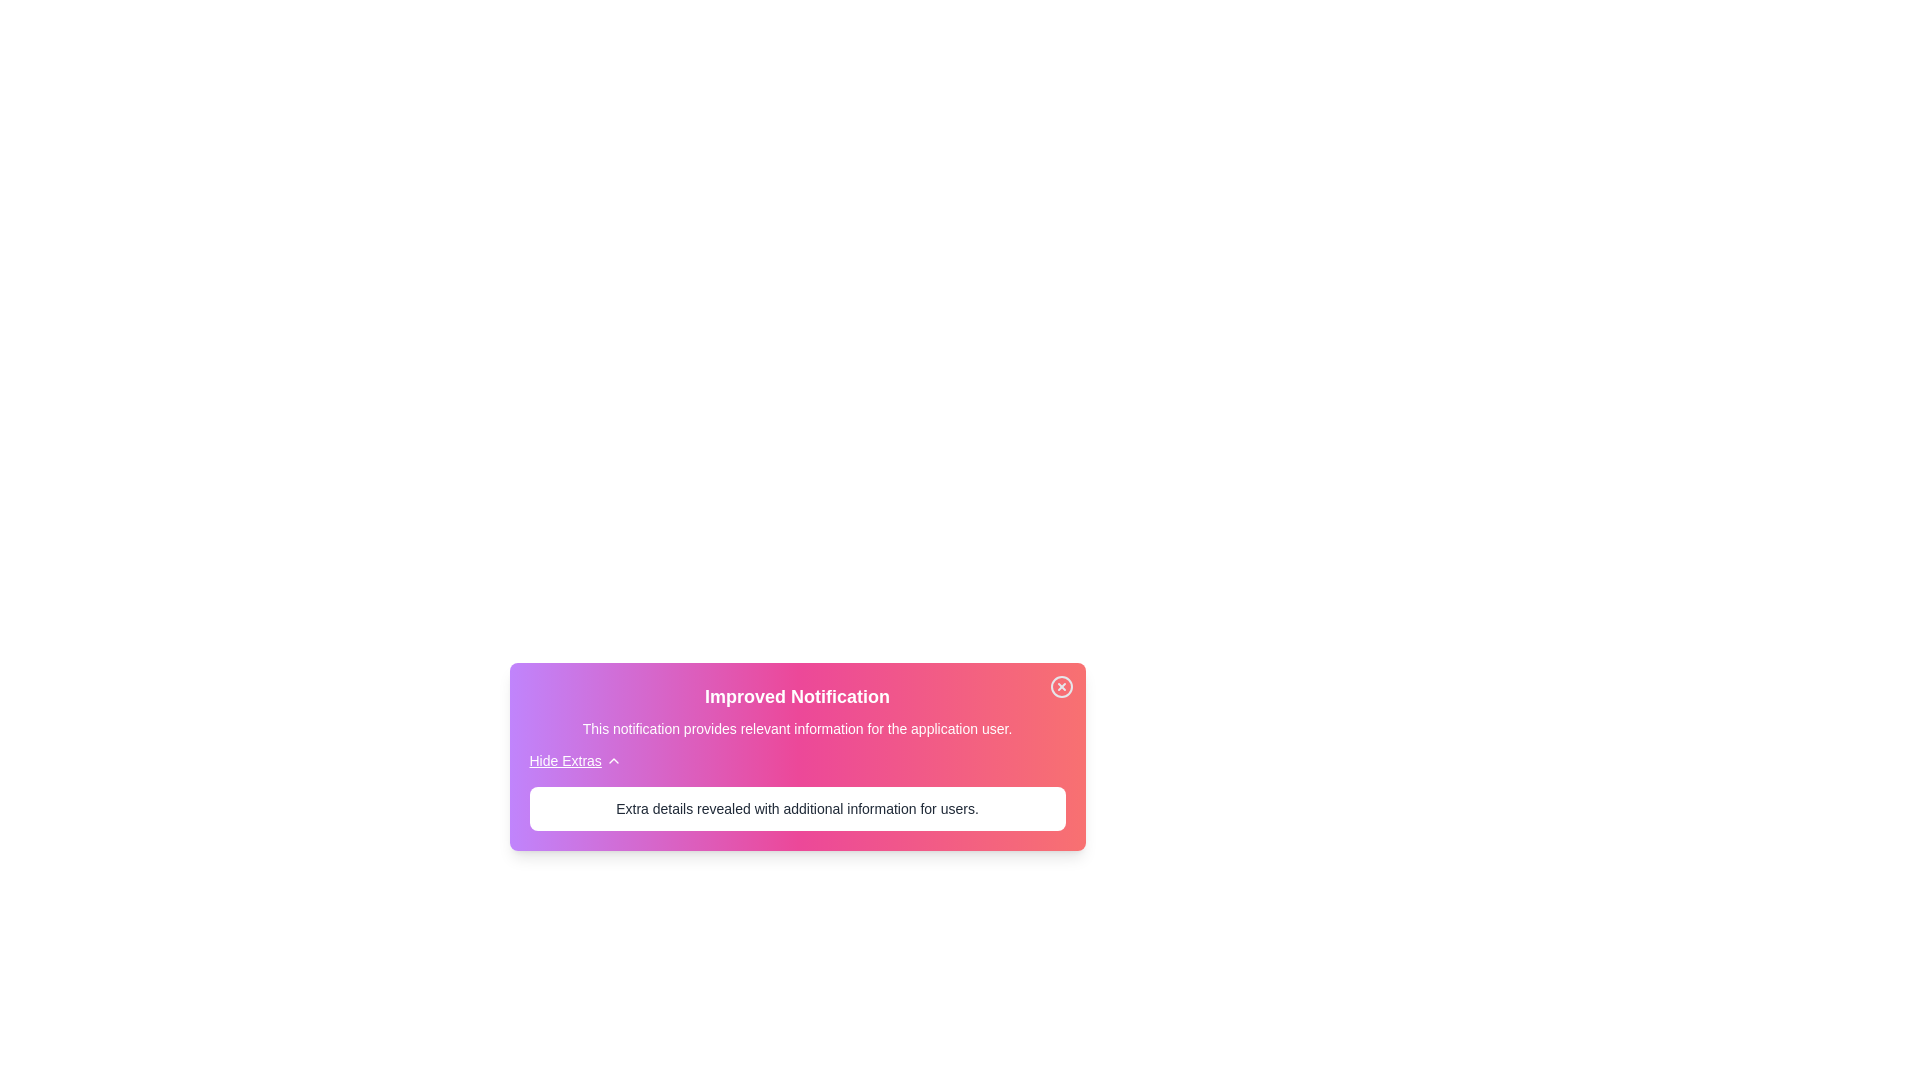  Describe the element at coordinates (574, 760) in the screenshot. I see `the 'Hide Extras' button to toggle the visibility of the extra details` at that location.